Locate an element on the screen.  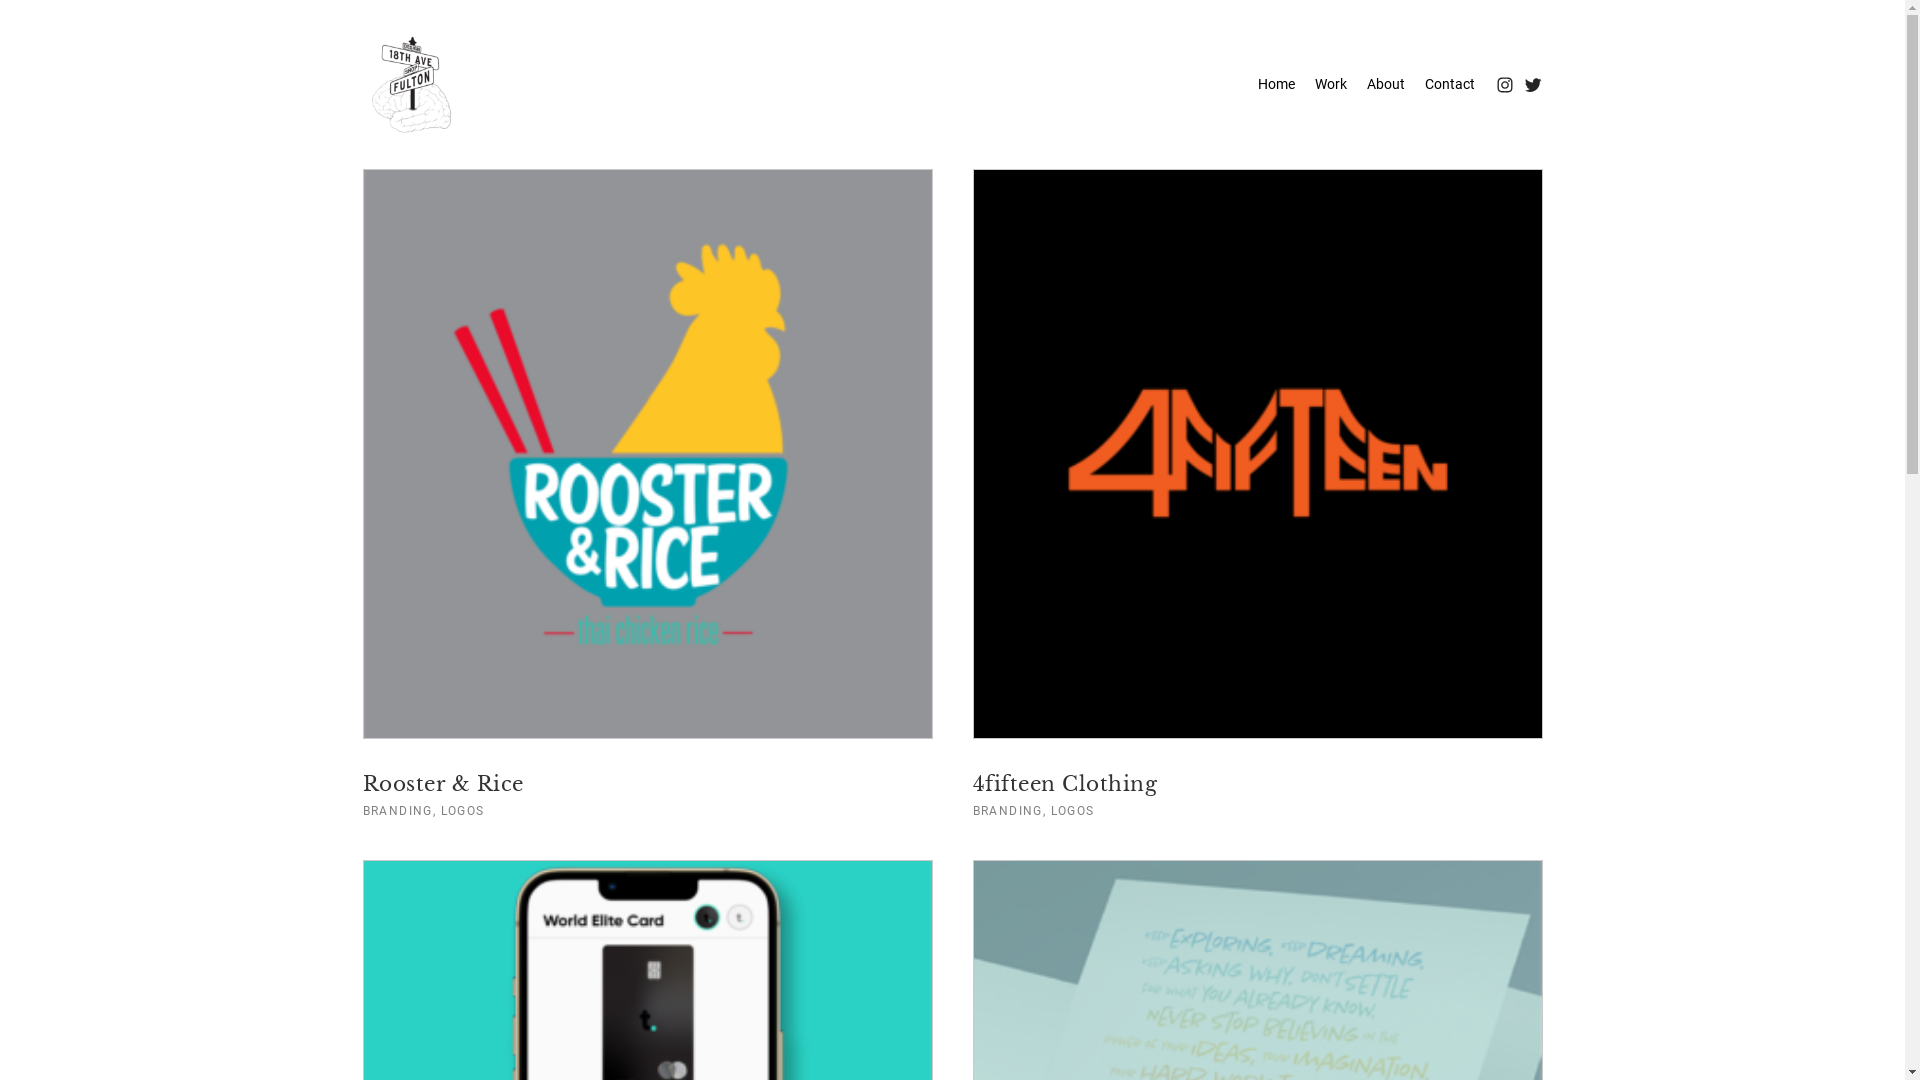
'Contact' is located at coordinates (1449, 83).